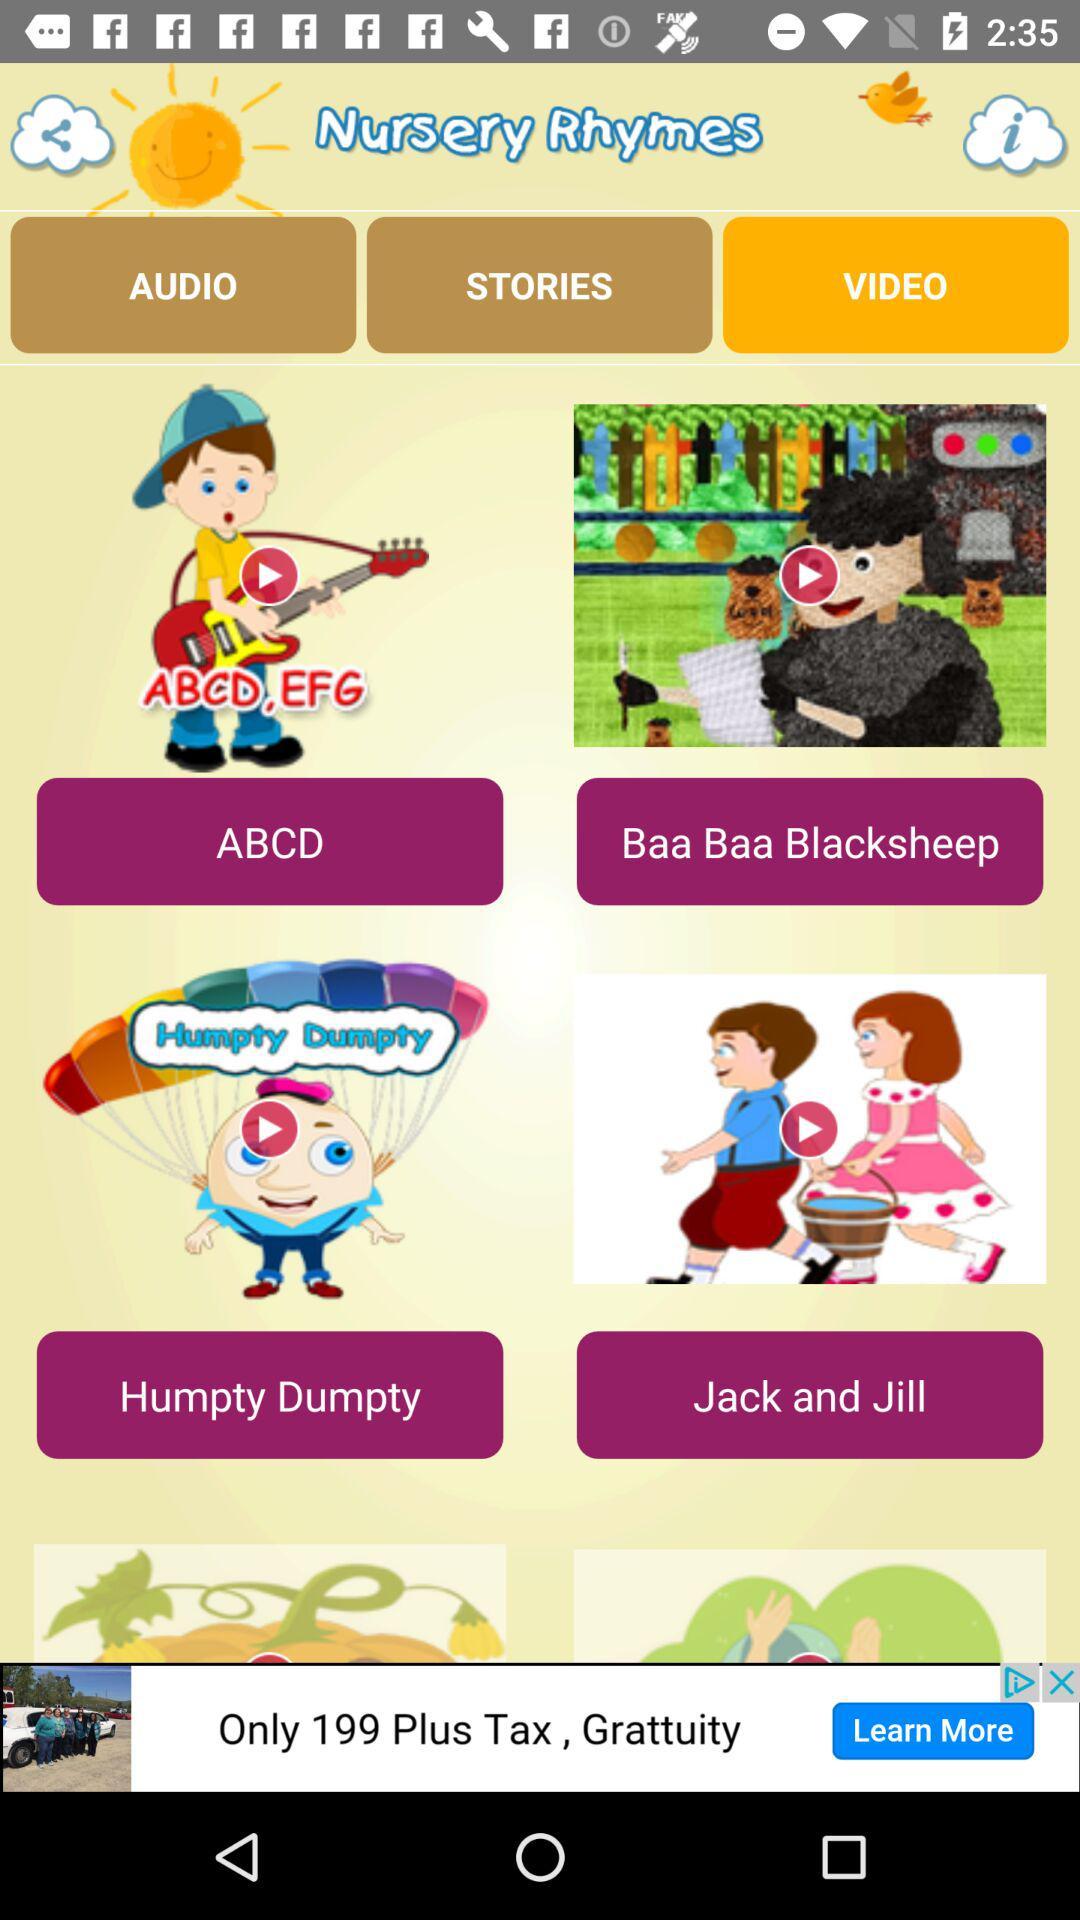 The image size is (1080, 1920). What do you see at coordinates (1016, 135) in the screenshot?
I see `get information` at bounding box center [1016, 135].